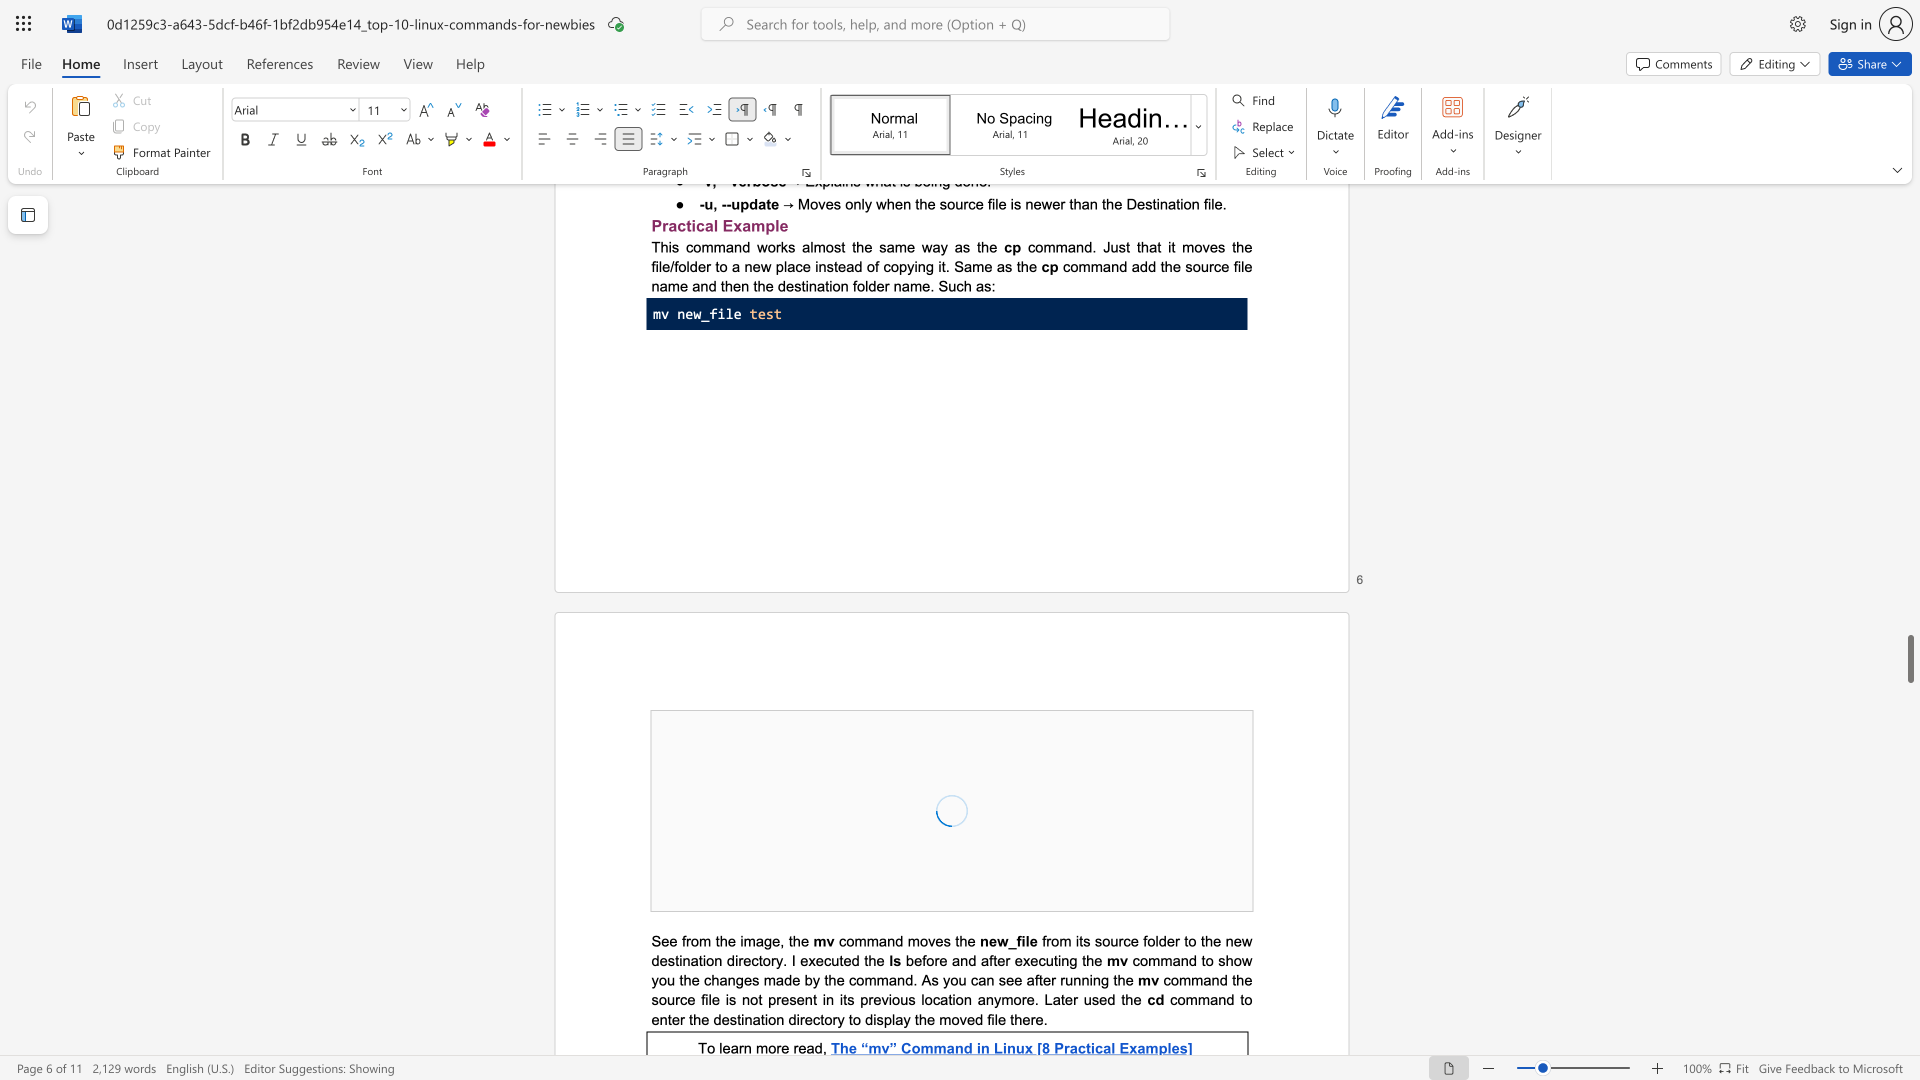 Image resolution: width=1920 pixels, height=1080 pixels. I want to click on the scrollbar to move the page upward, so click(1909, 419).